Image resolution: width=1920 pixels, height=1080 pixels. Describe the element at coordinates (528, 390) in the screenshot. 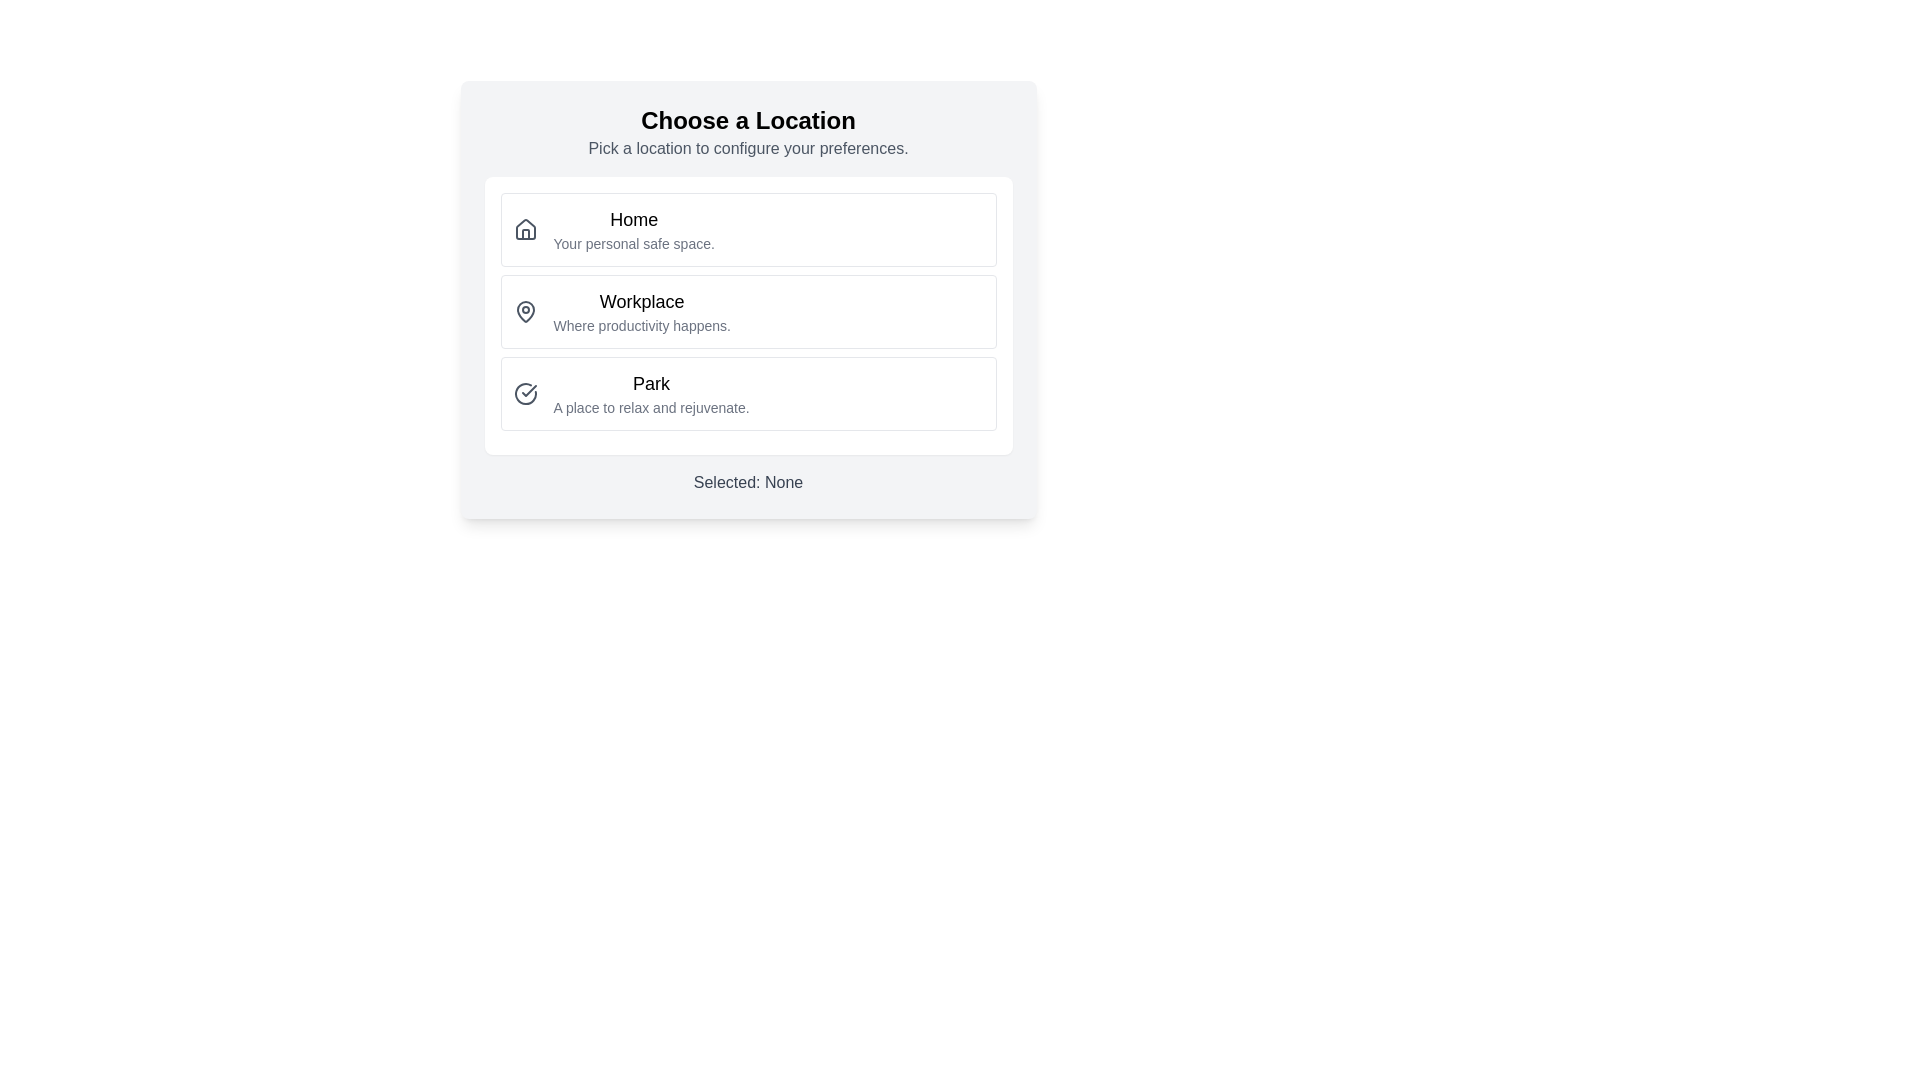

I see `the checkmark icon within the rounded outline that represents the 'Park' option to trigger a tooltip or highlight effect` at that location.